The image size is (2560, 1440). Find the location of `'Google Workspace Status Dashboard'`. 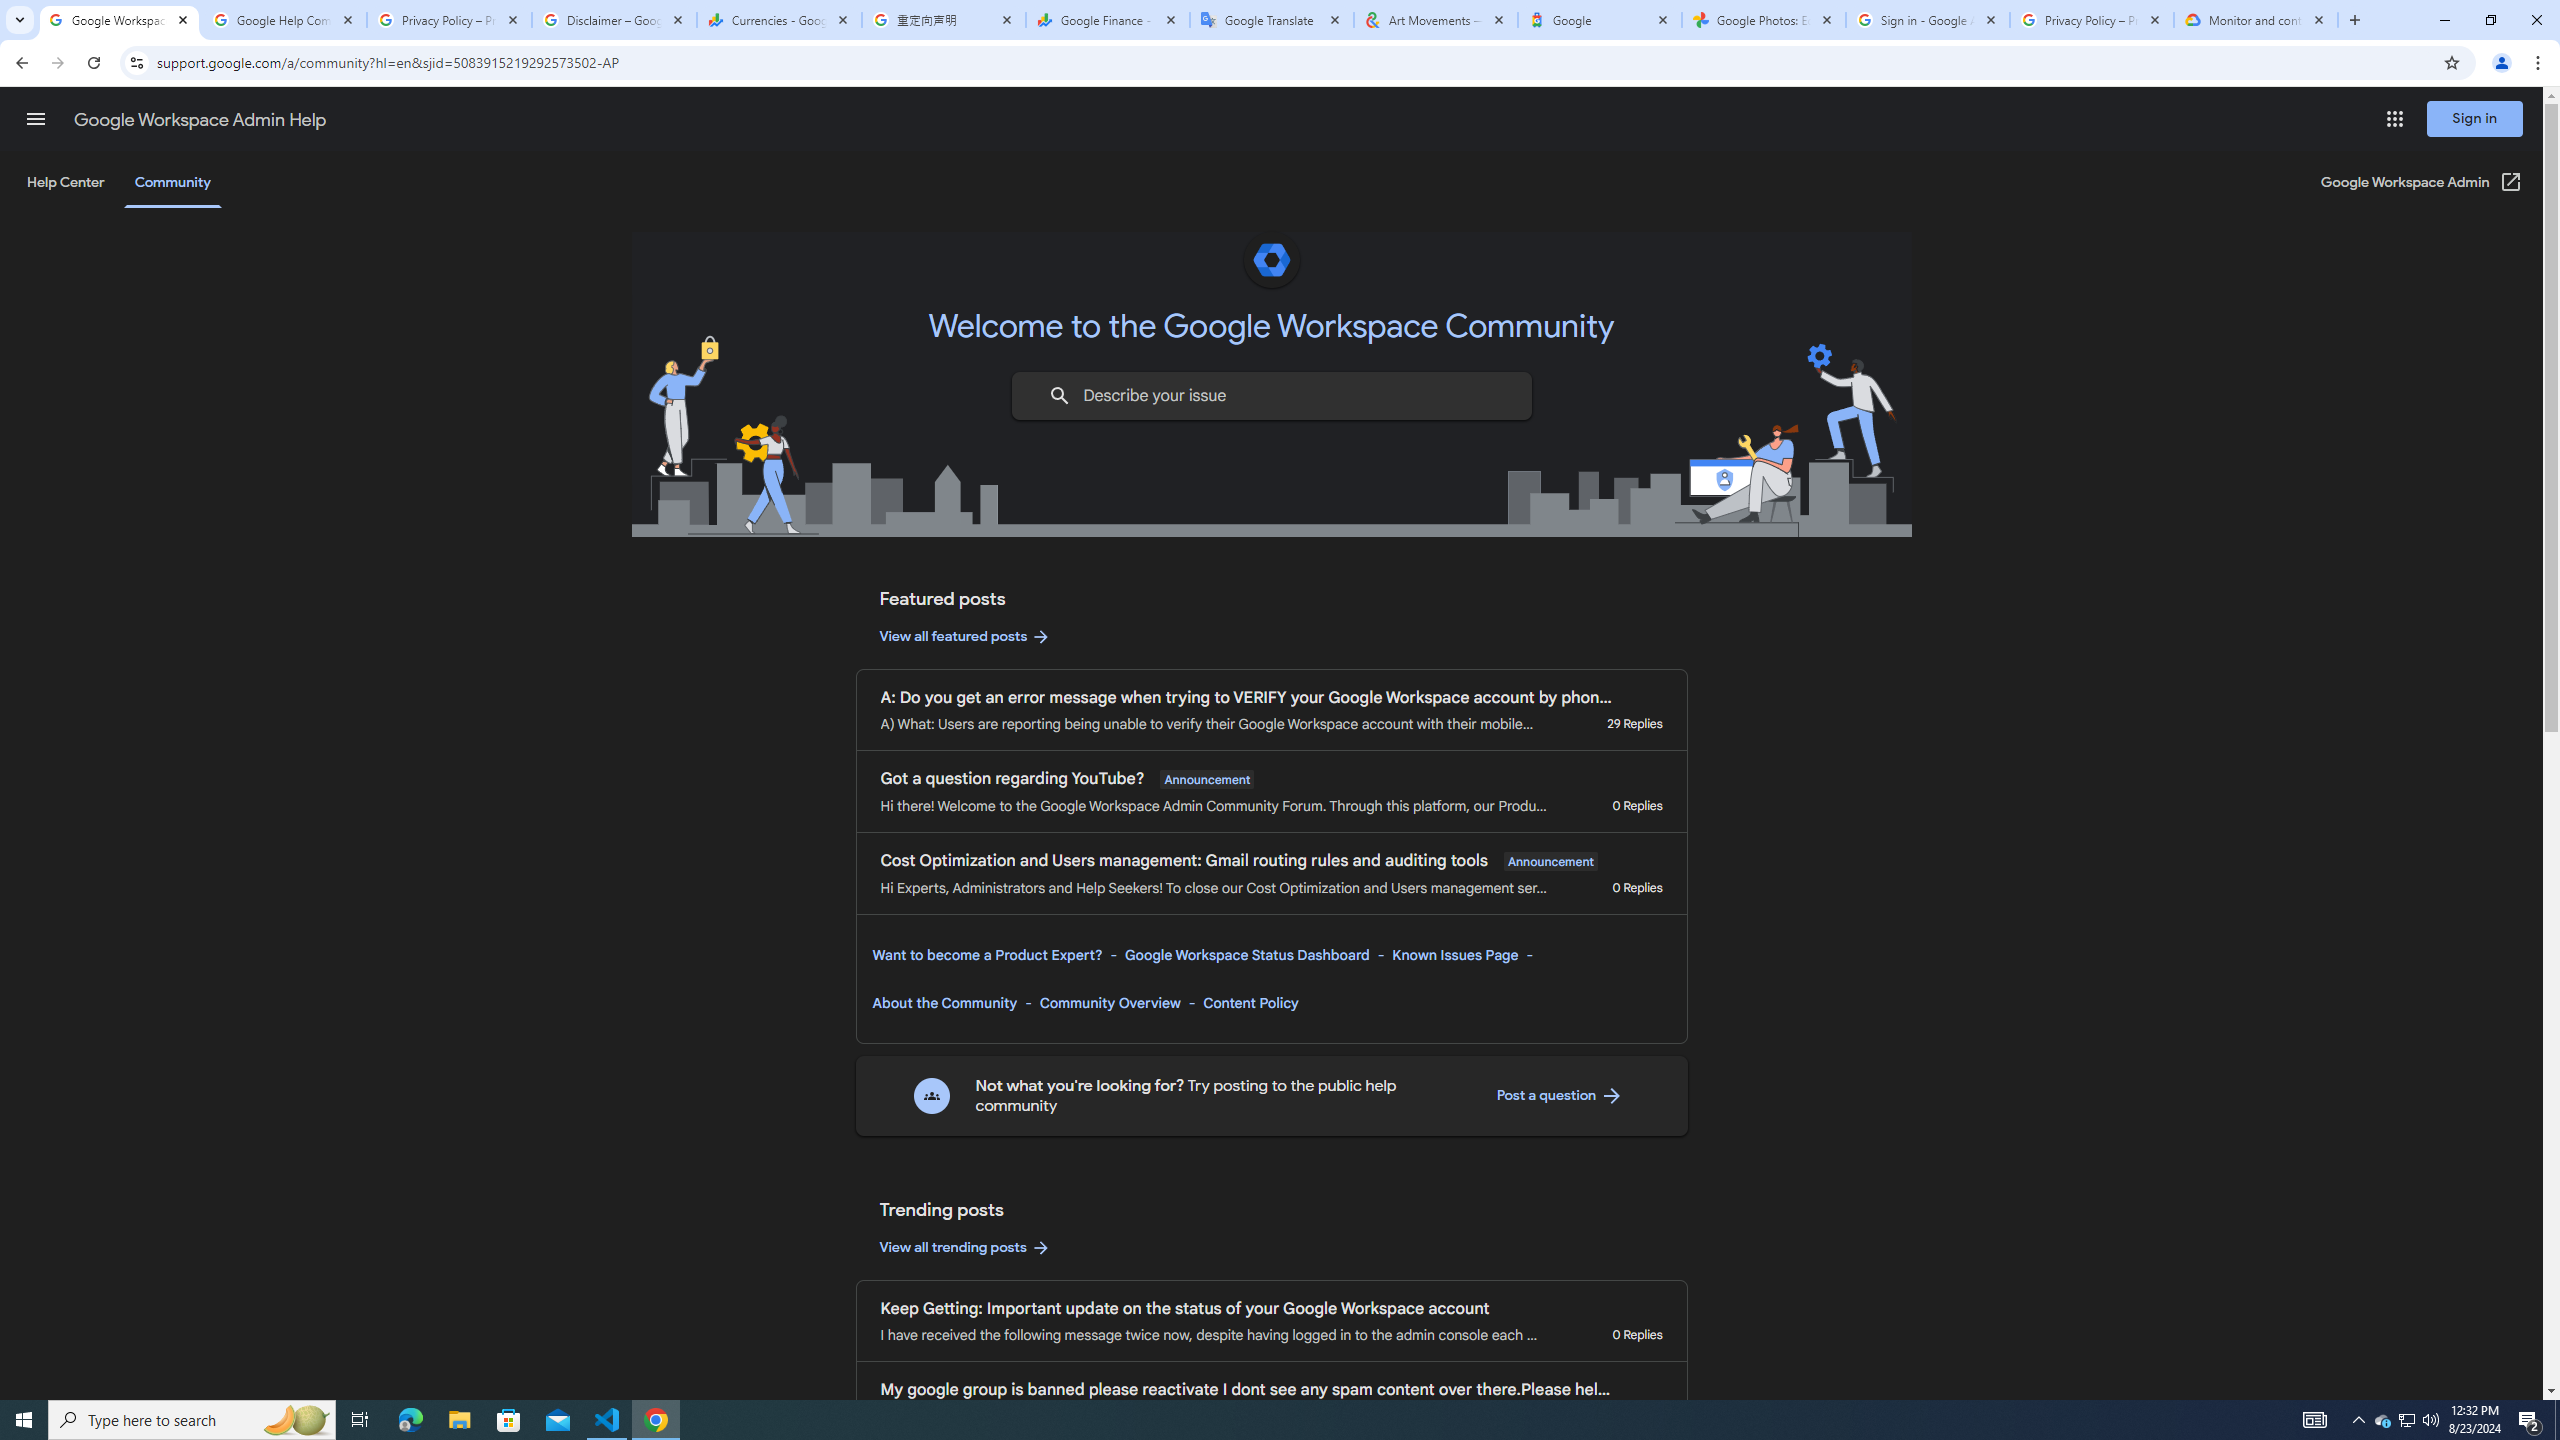

'Google Workspace Status Dashboard' is located at coordinates (1246, 953).